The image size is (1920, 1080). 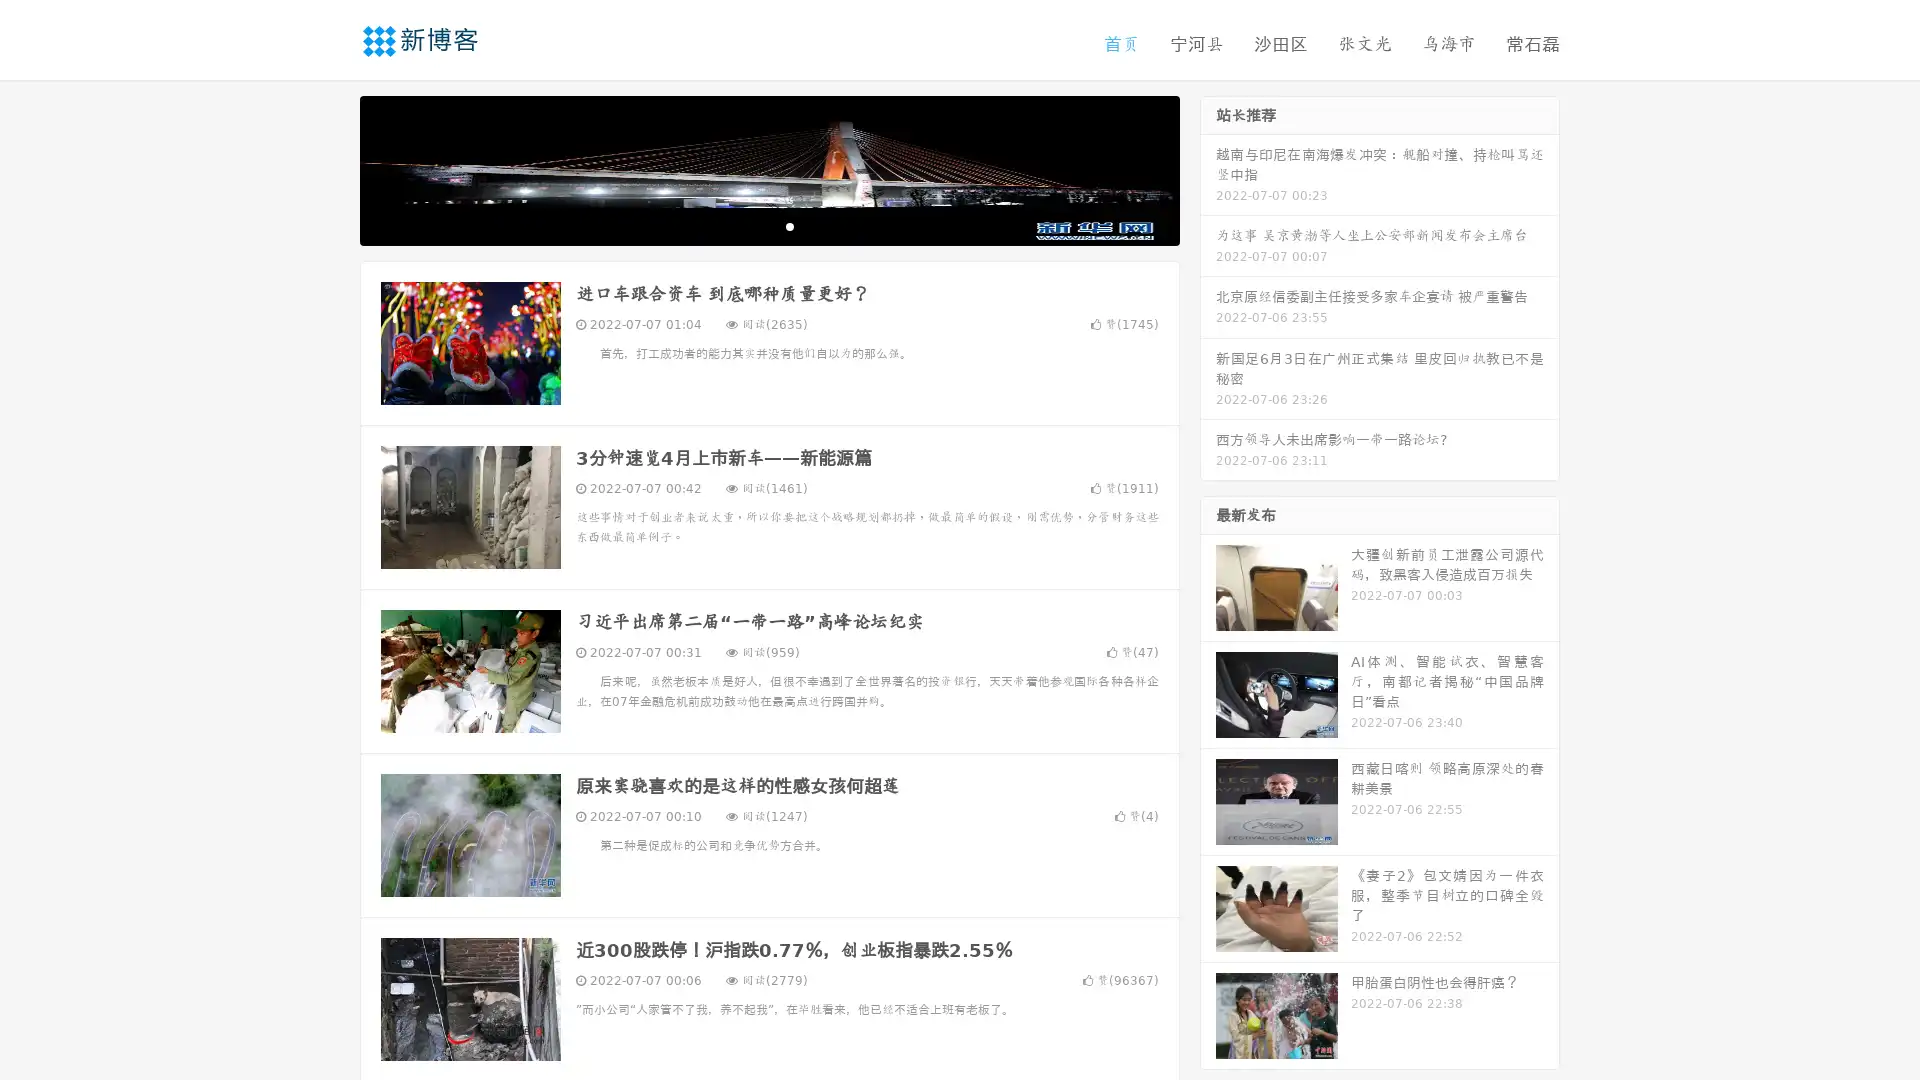 What do you see at coordinates (789, 225) in the screenshot?
I see `Go to slide 3` at bounding box center [789, 225].